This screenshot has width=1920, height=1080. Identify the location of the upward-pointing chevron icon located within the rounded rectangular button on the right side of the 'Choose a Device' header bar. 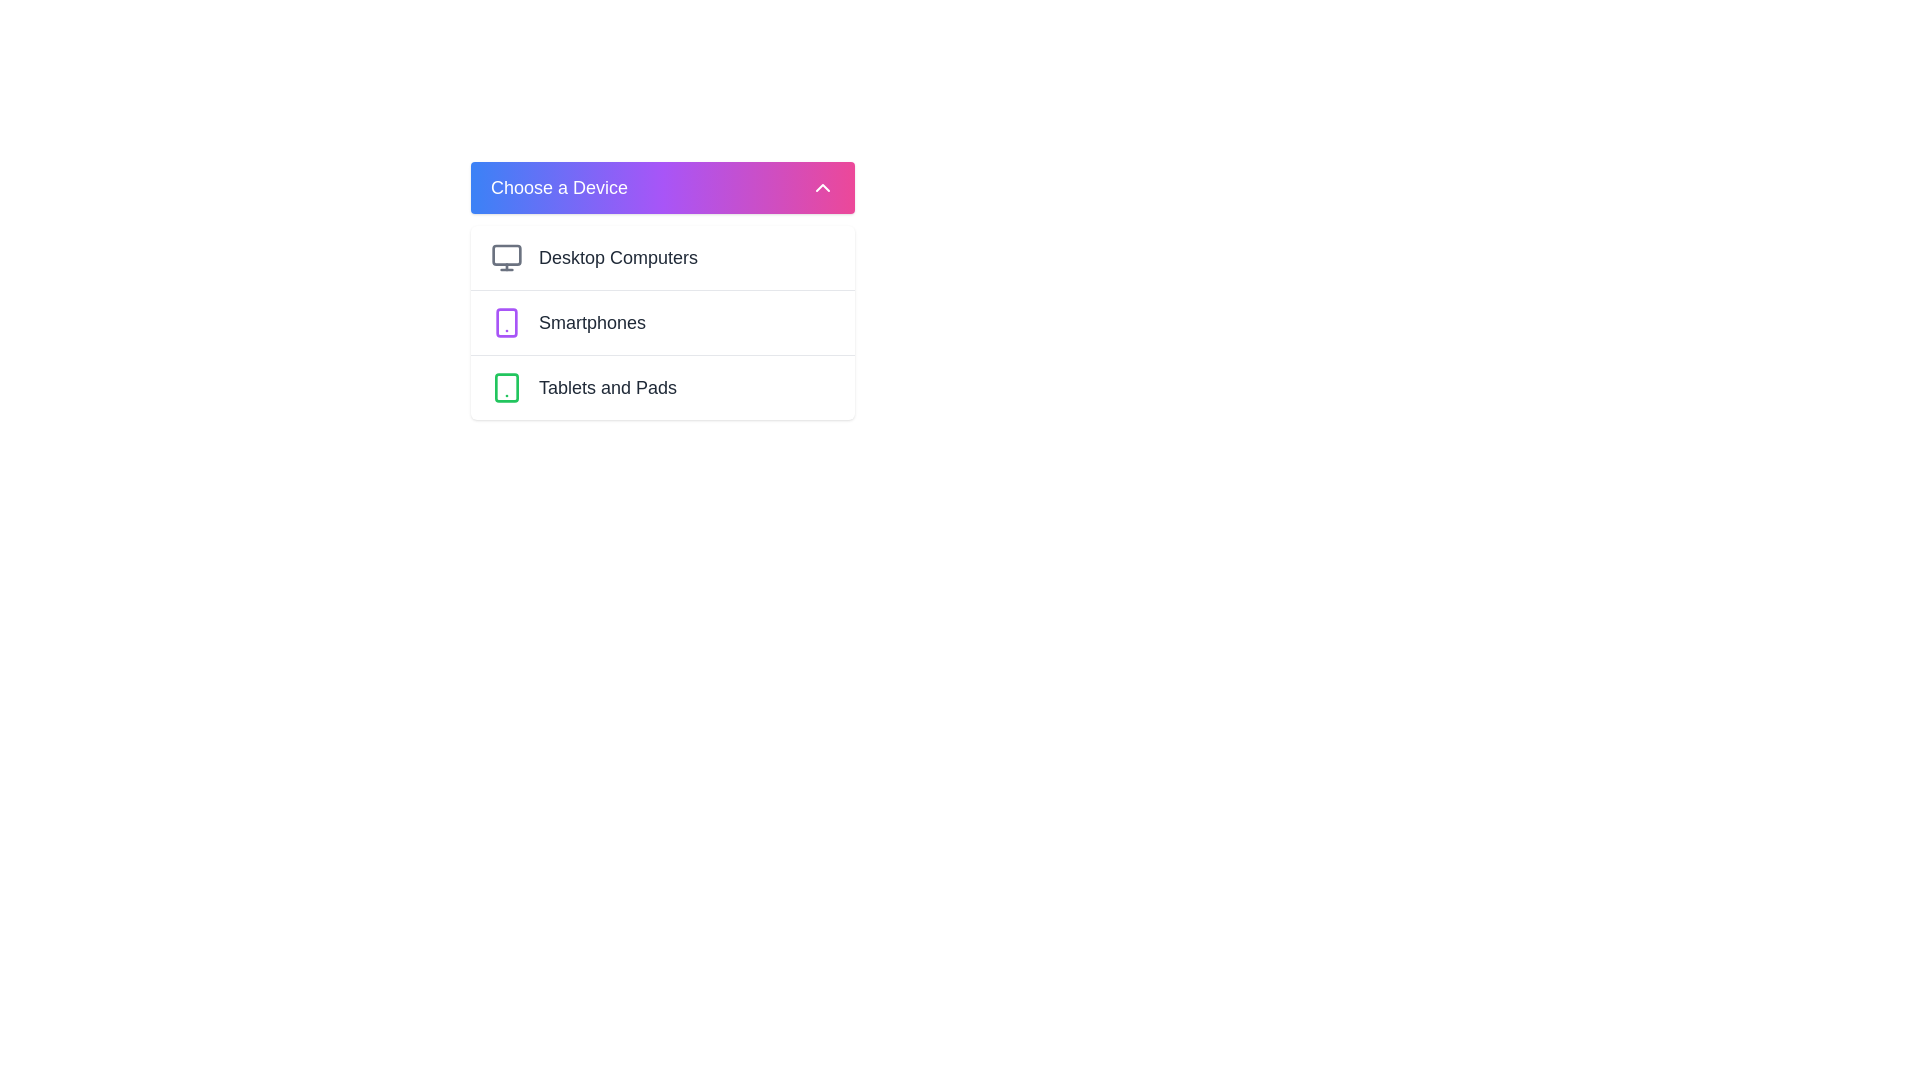
(822, 188).